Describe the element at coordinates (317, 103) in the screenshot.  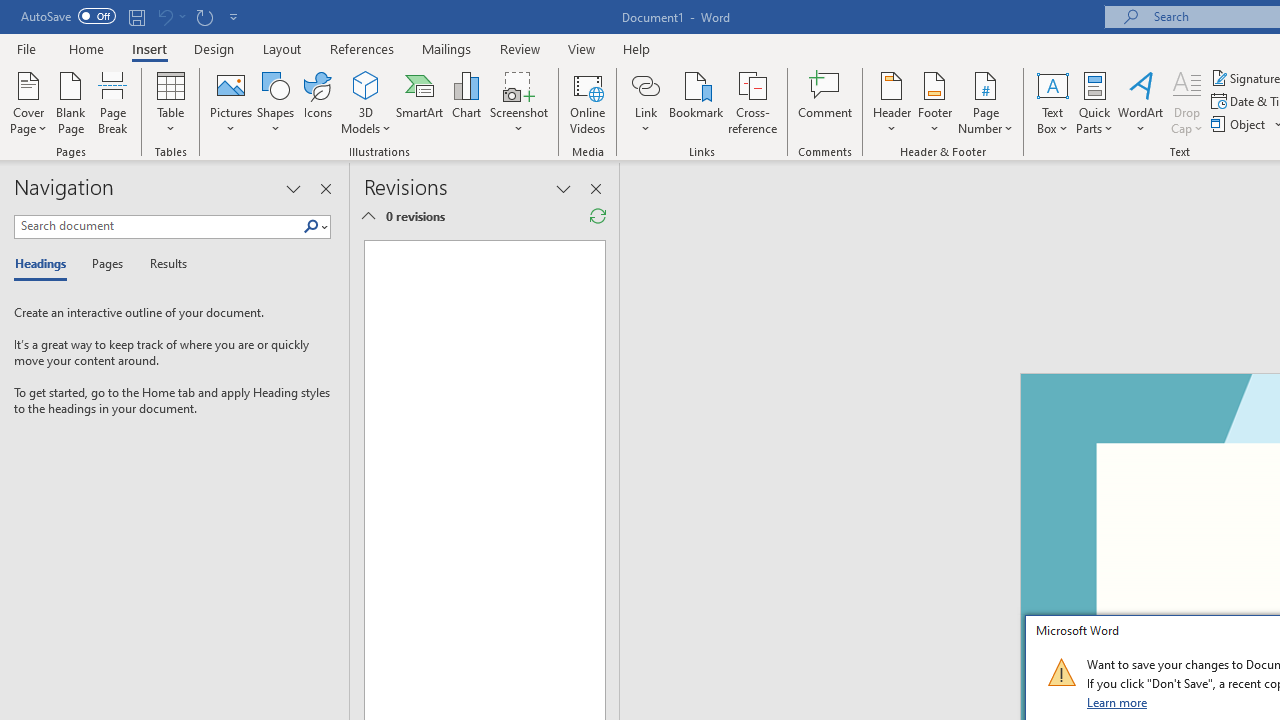
I see `'Icons'` at that location.